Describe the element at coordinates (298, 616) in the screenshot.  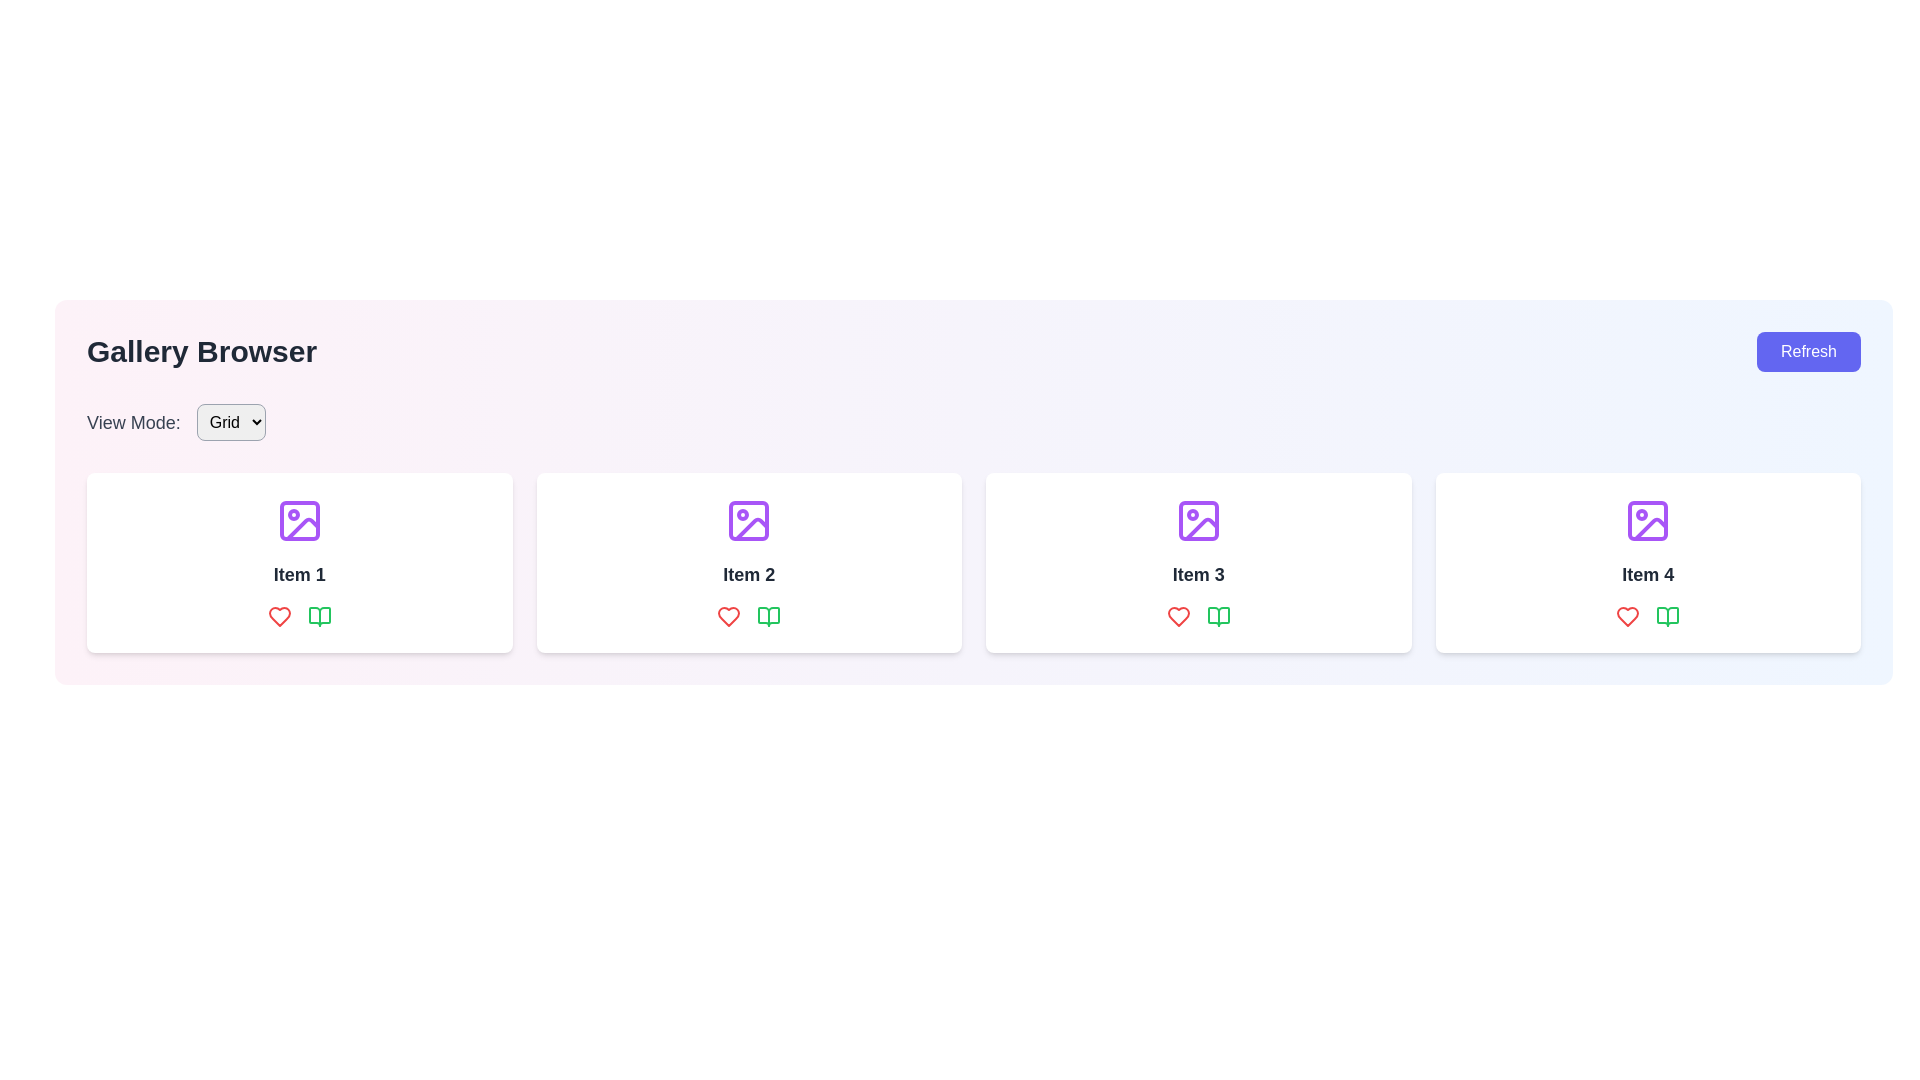
I see `the red outlined heart icon in the action panel located at the bottom section of the card labeled 'Item 1' to like the item` at that location.